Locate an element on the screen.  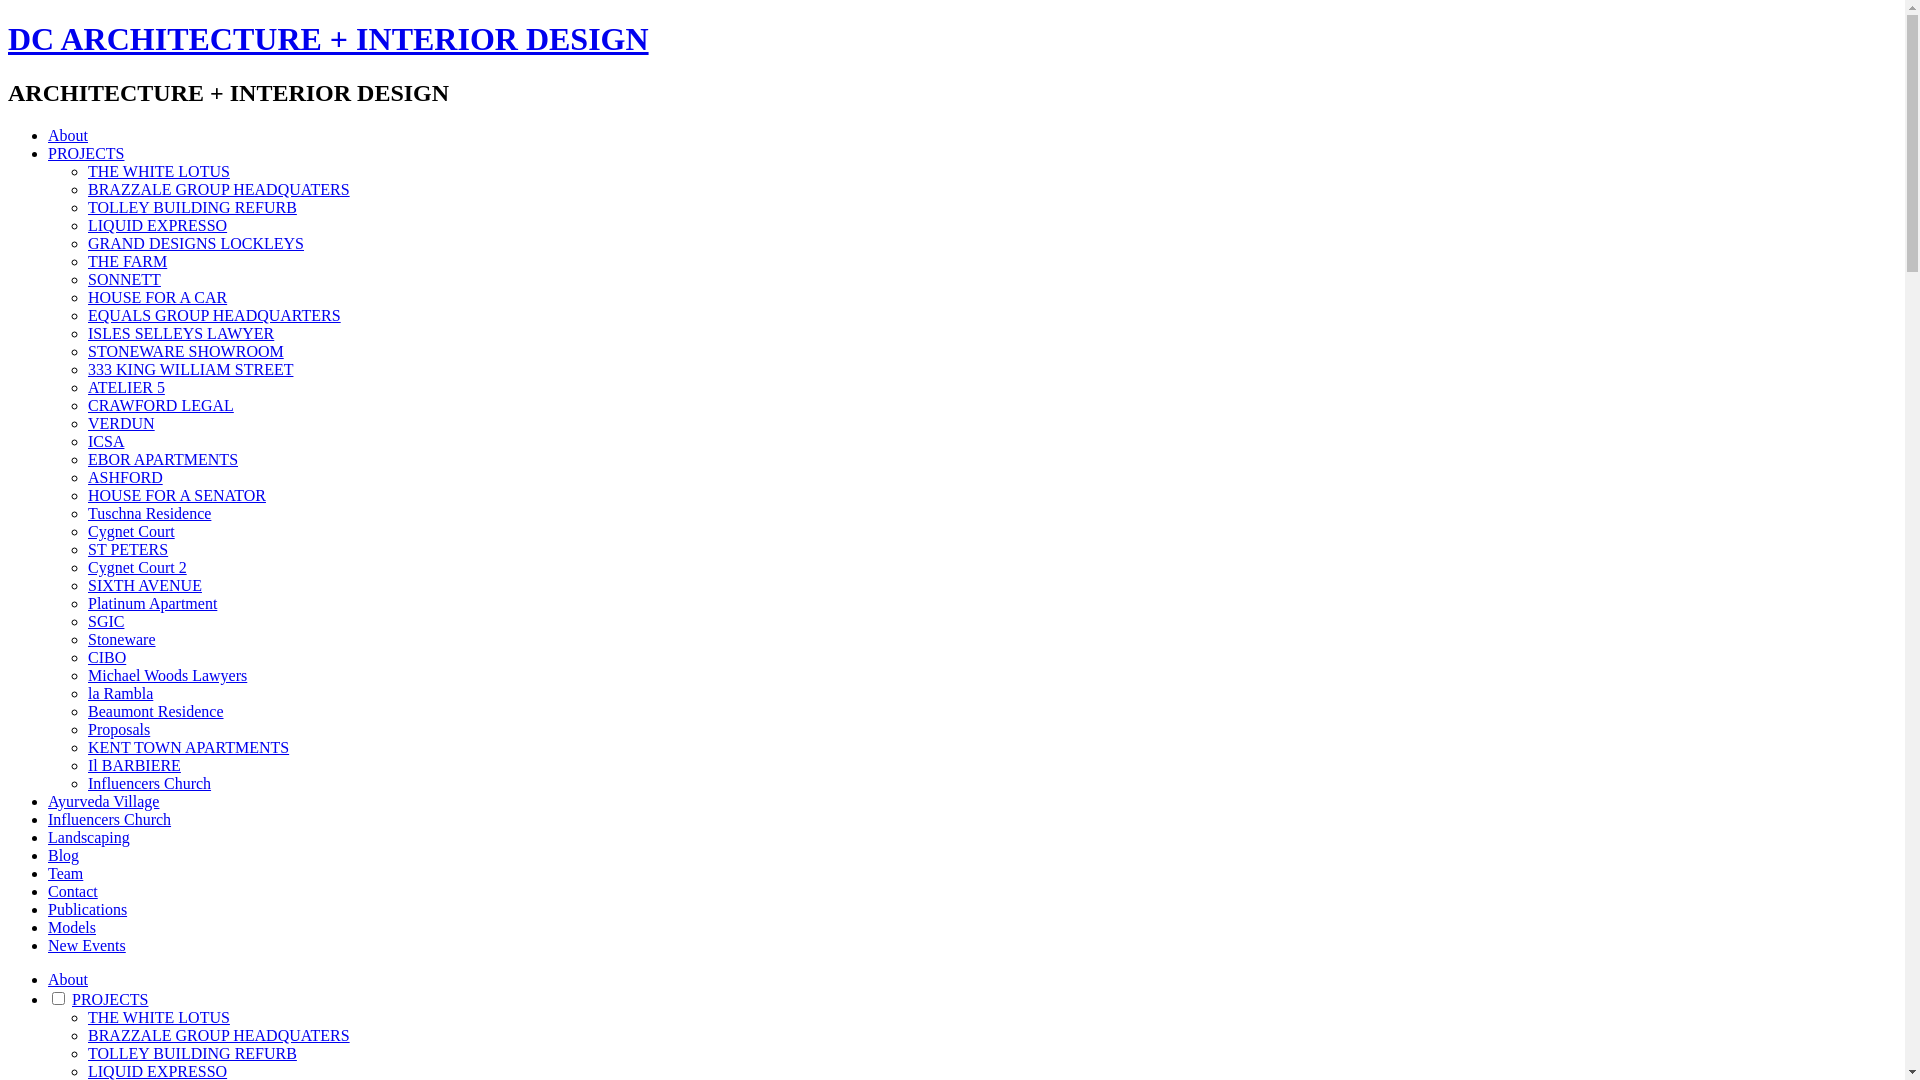
'Influencers Church' is located at coordinates (148, 782).